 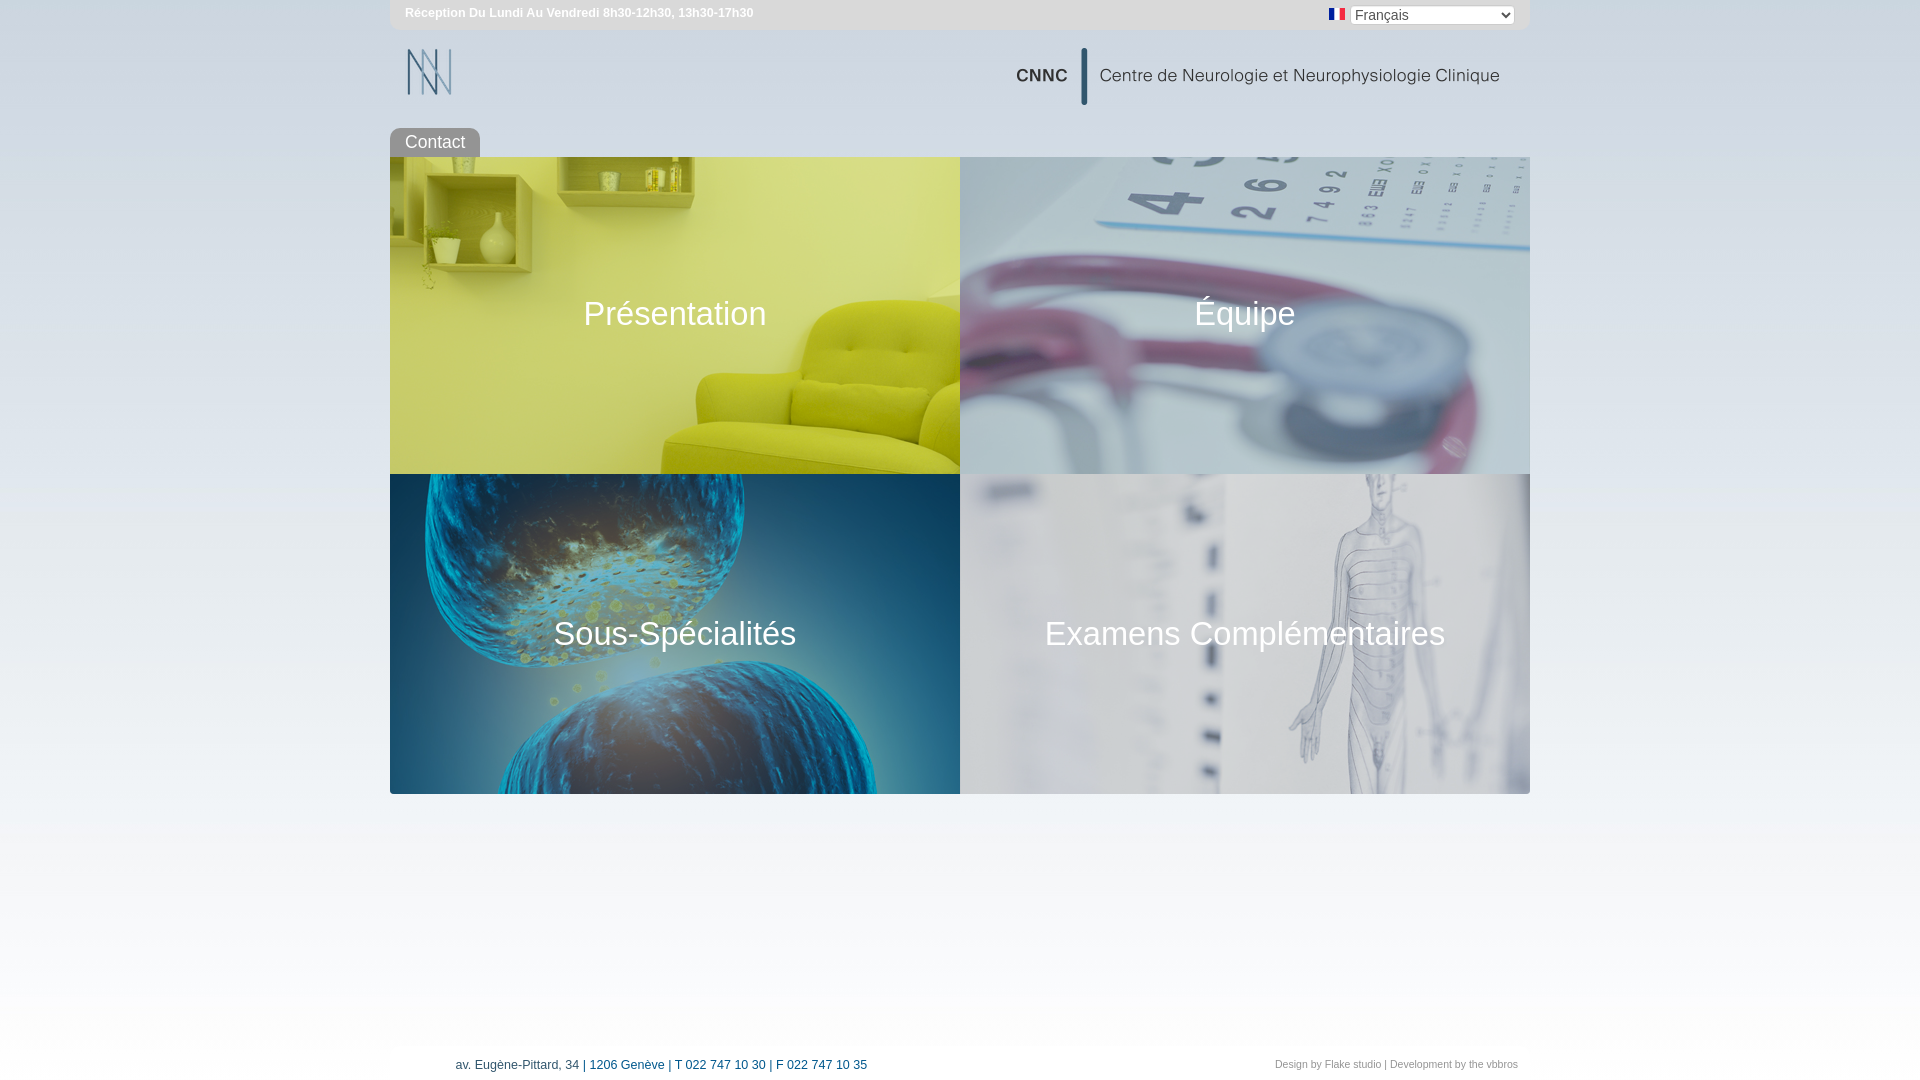 What do you see at coordinates (1353, 1063) in the screenshot?
I see `'Flake studio'` at bounding box center [1353, 1063].